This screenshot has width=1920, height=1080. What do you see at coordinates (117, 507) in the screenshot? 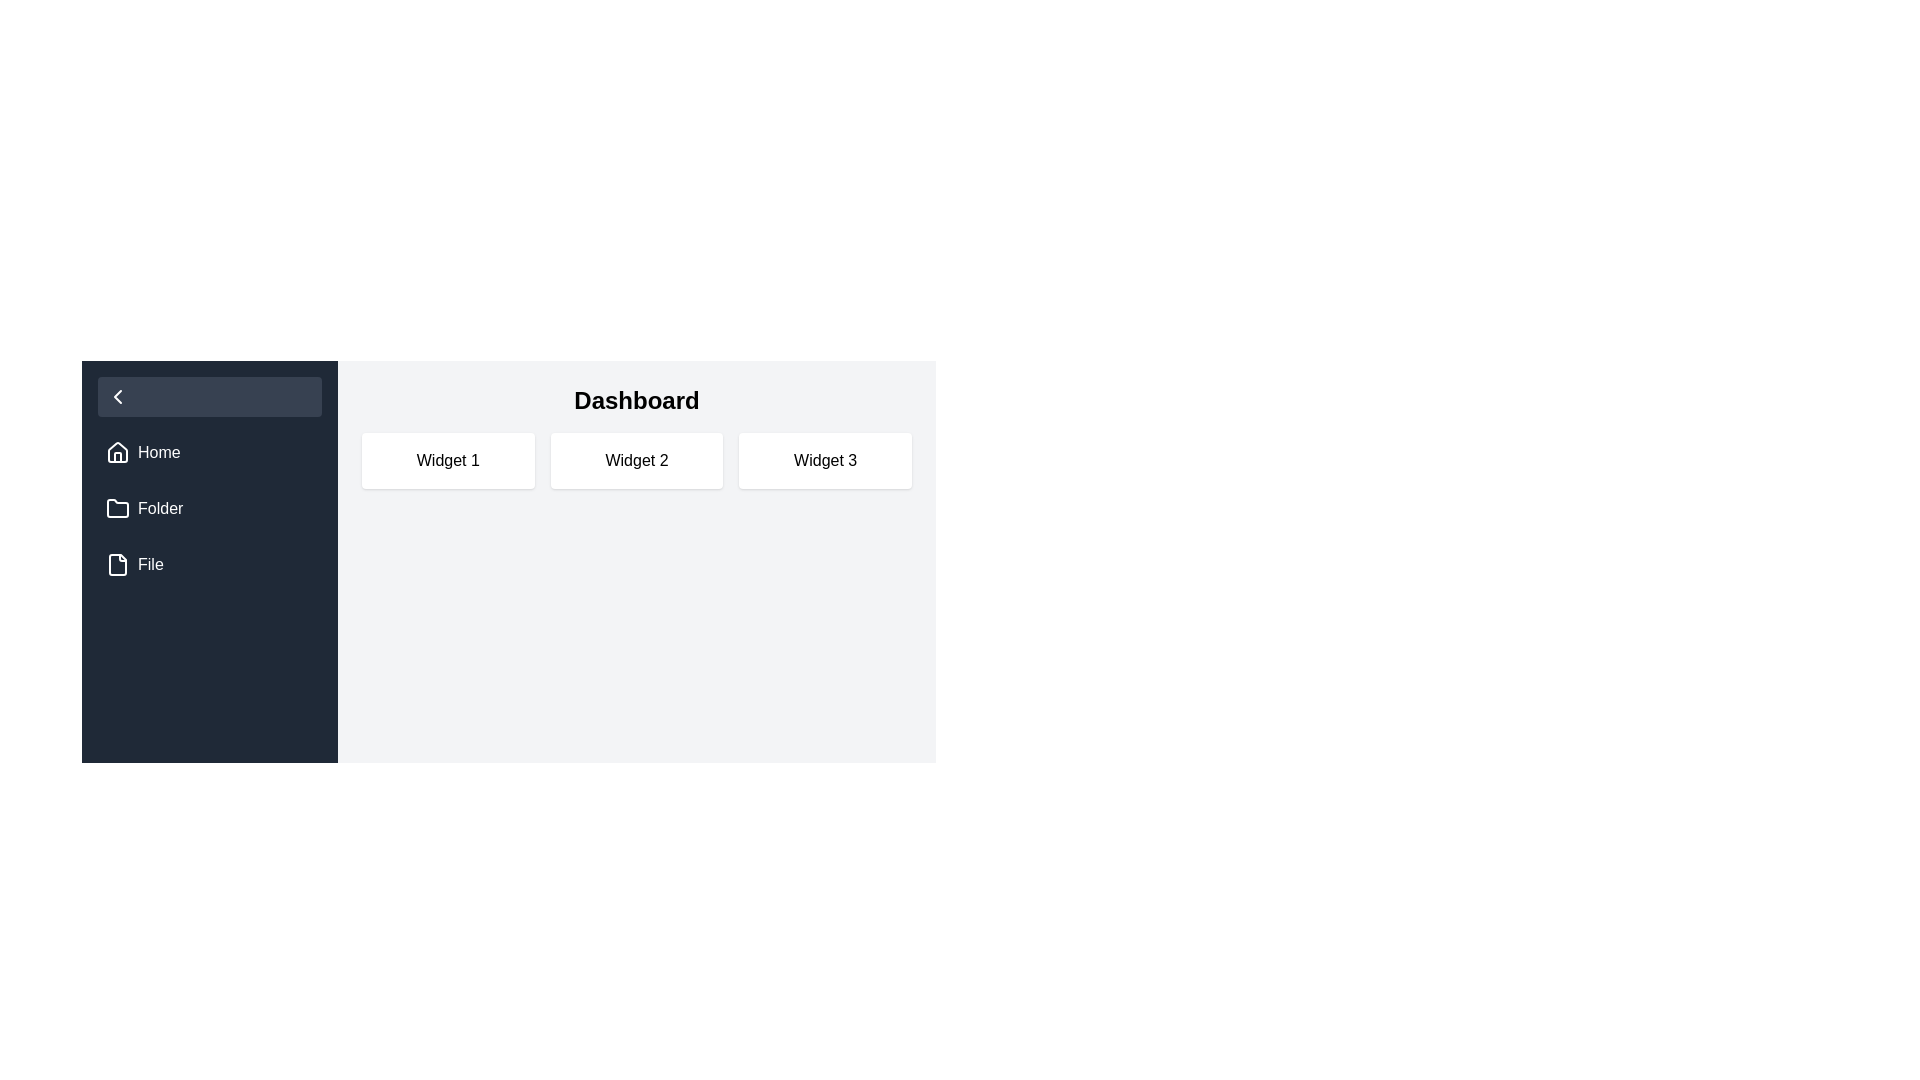
I see `the folder icon located in the sidebar, which is the second item in the vertical navigation menu, below the 'Home' icon and above the 'File' icon` at bounding box center [117, 507].